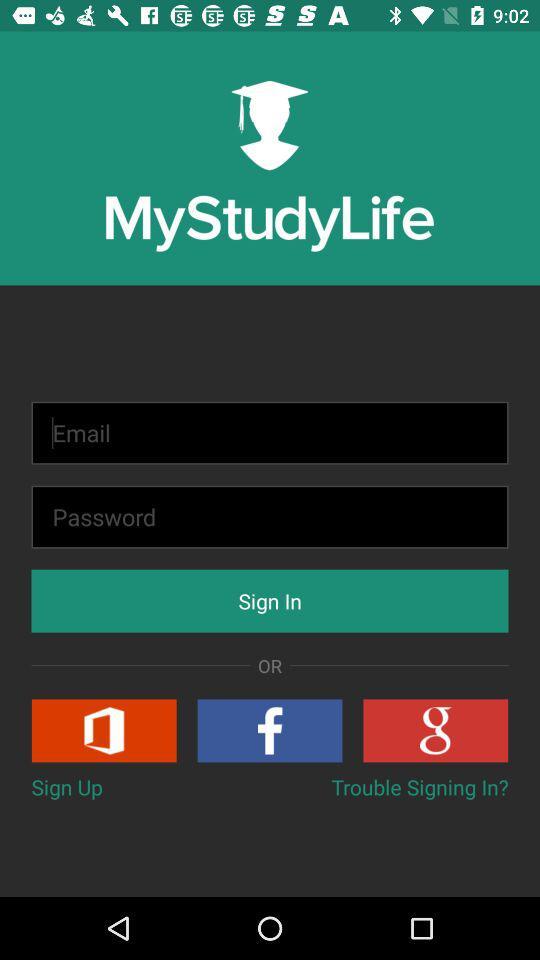 This screenshot has width=540, height=960. I want to click on sign in using your google account, so click(434, 729).